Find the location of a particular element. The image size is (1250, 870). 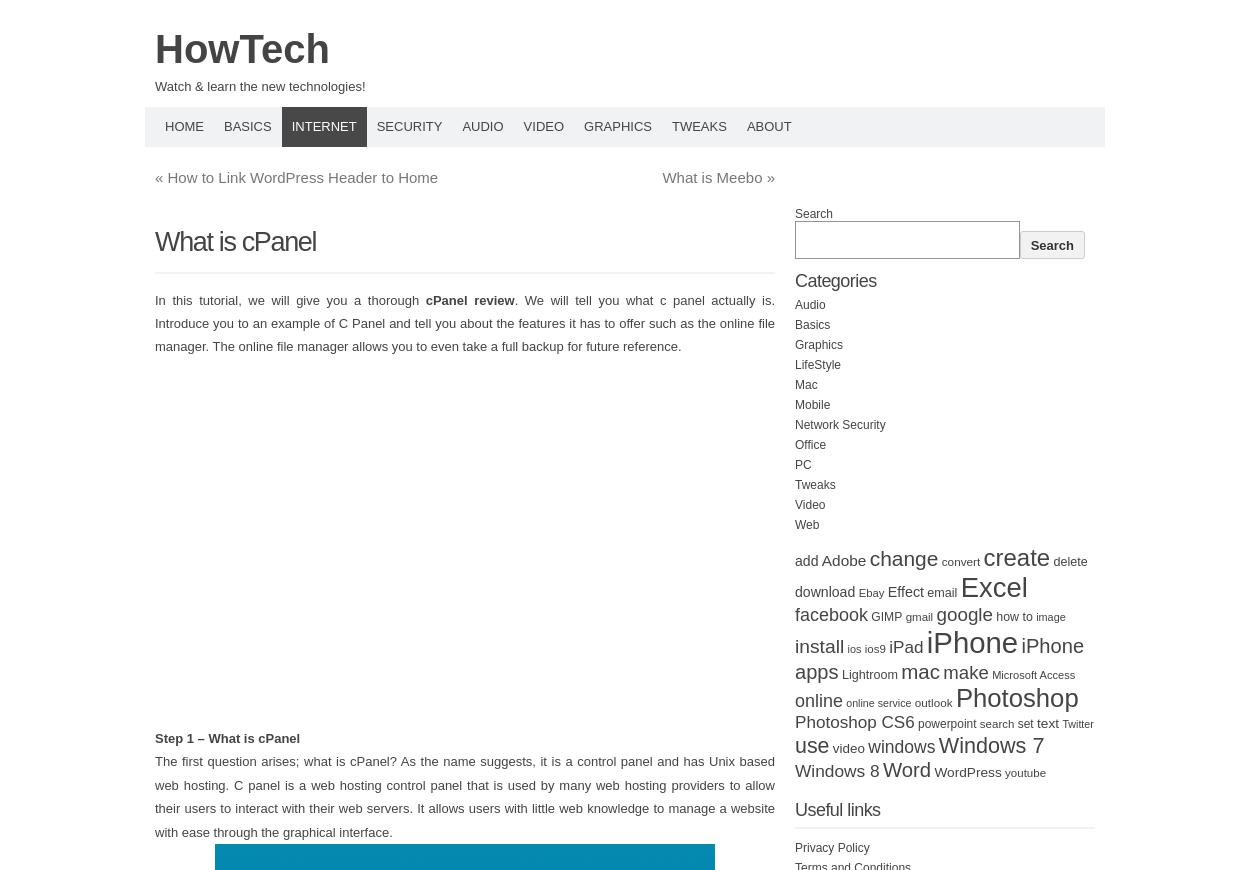

'install' is located at coordinates (818, 645).